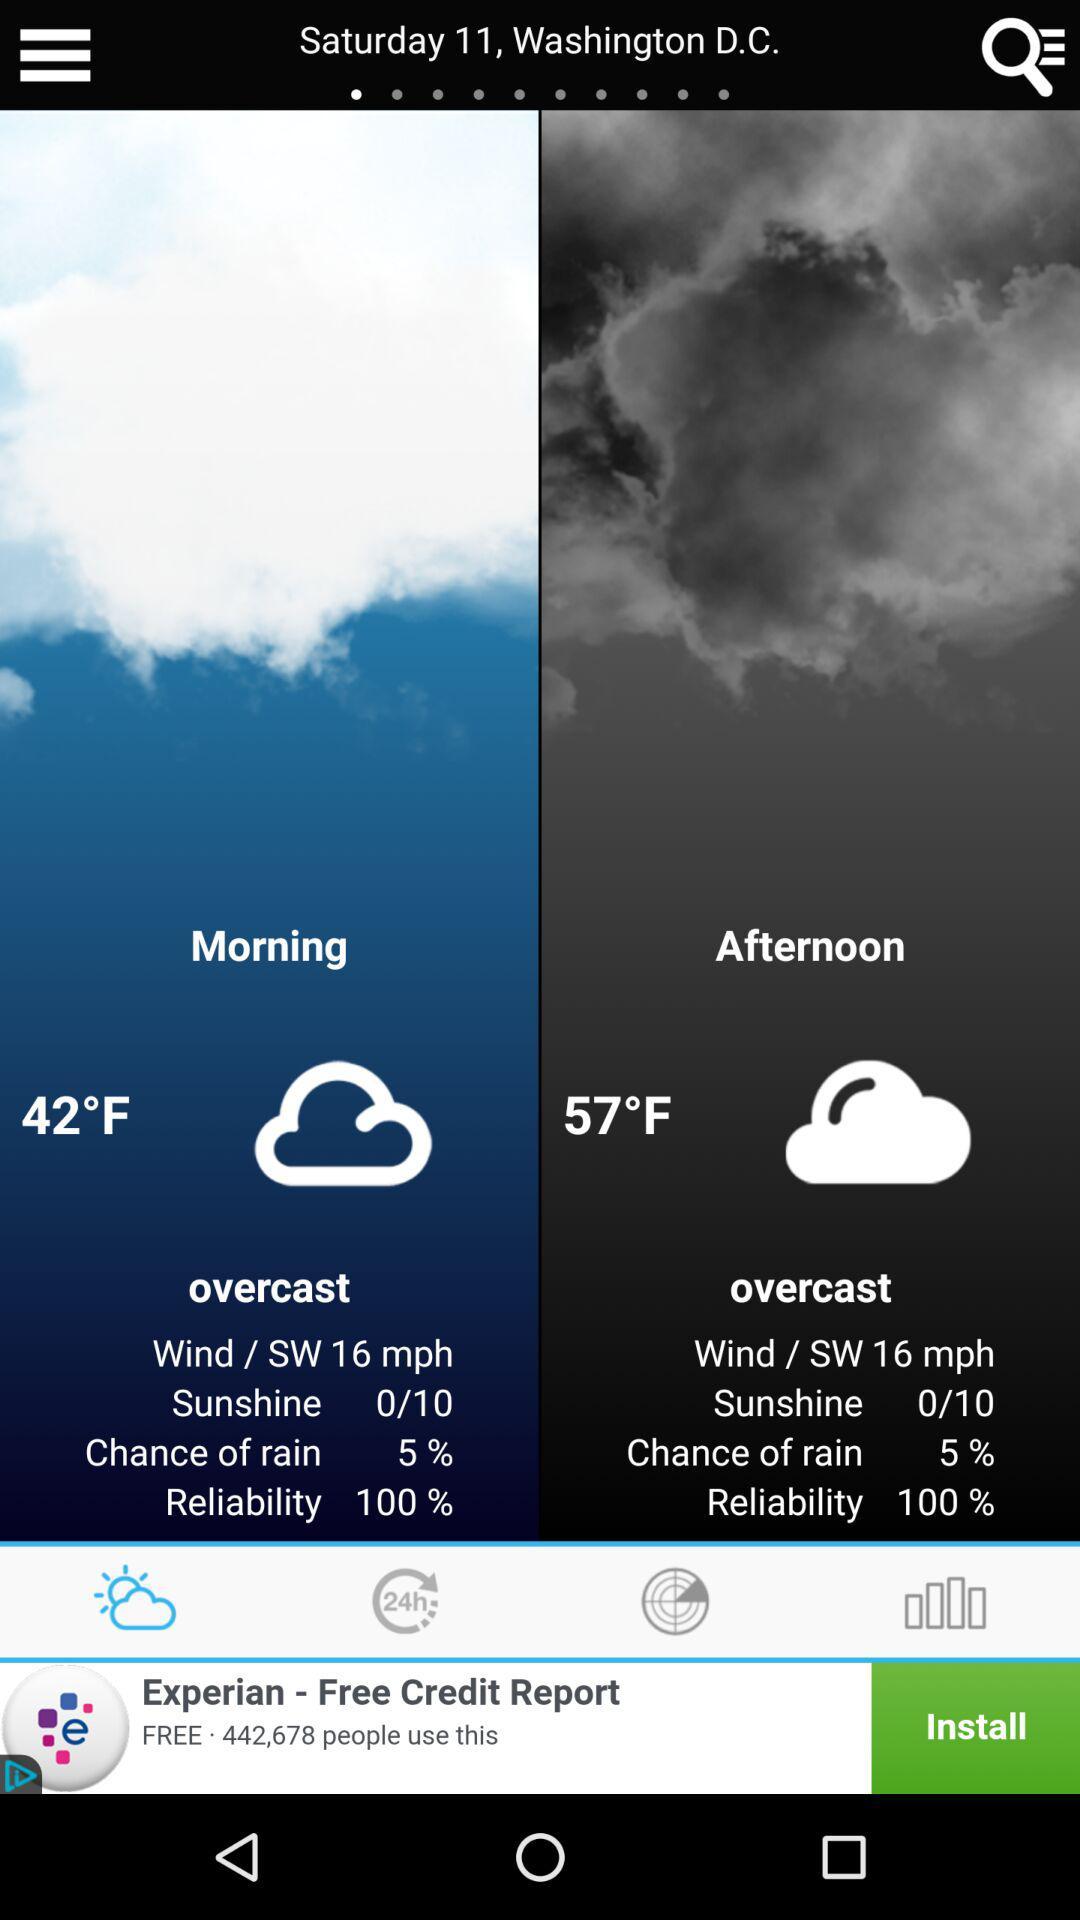  Describe the element at coordinates (540, 1727) in the screenshot. I see `experian page` at that location.